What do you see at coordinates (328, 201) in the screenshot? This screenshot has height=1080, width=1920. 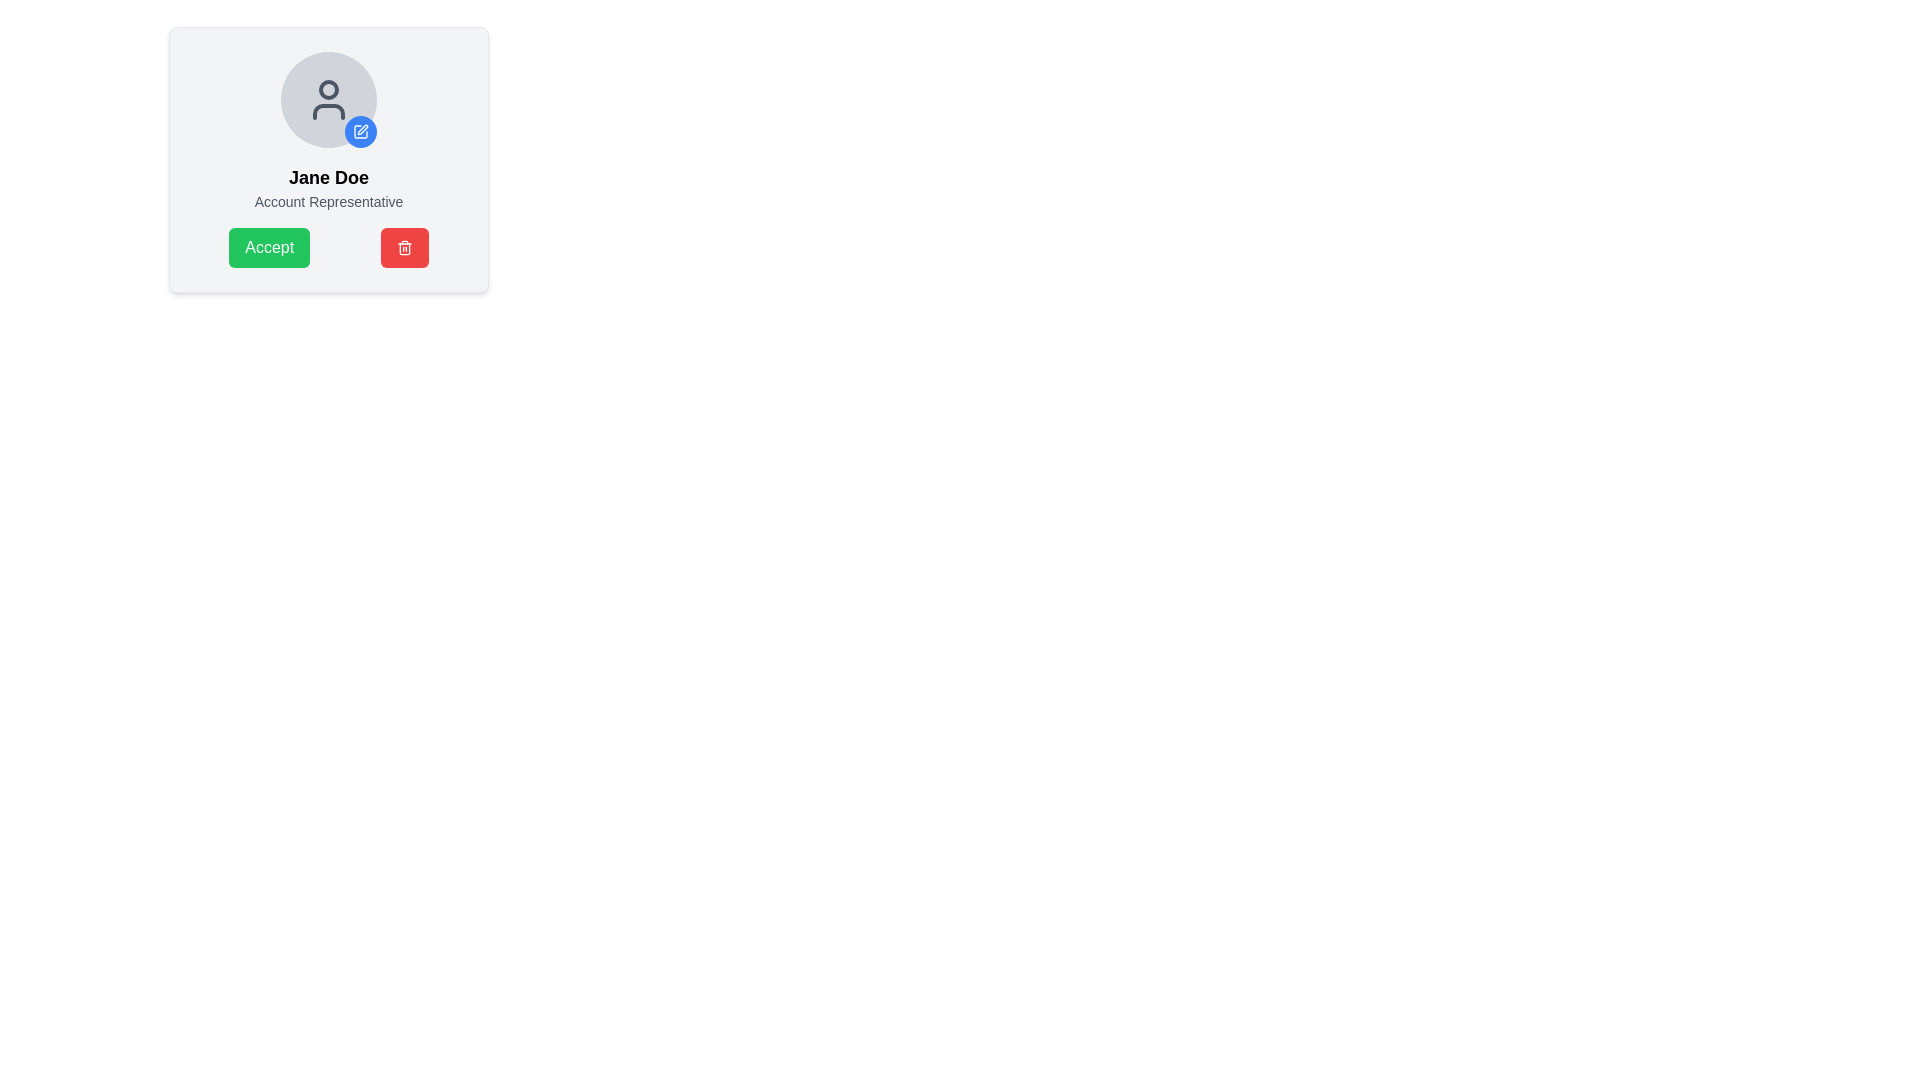 I see `the text label that displays 'Account Representative', which is styled in small, gray text located directly below the 'Jane Doe' text label in the card layout` at bounding box center [328, 201].